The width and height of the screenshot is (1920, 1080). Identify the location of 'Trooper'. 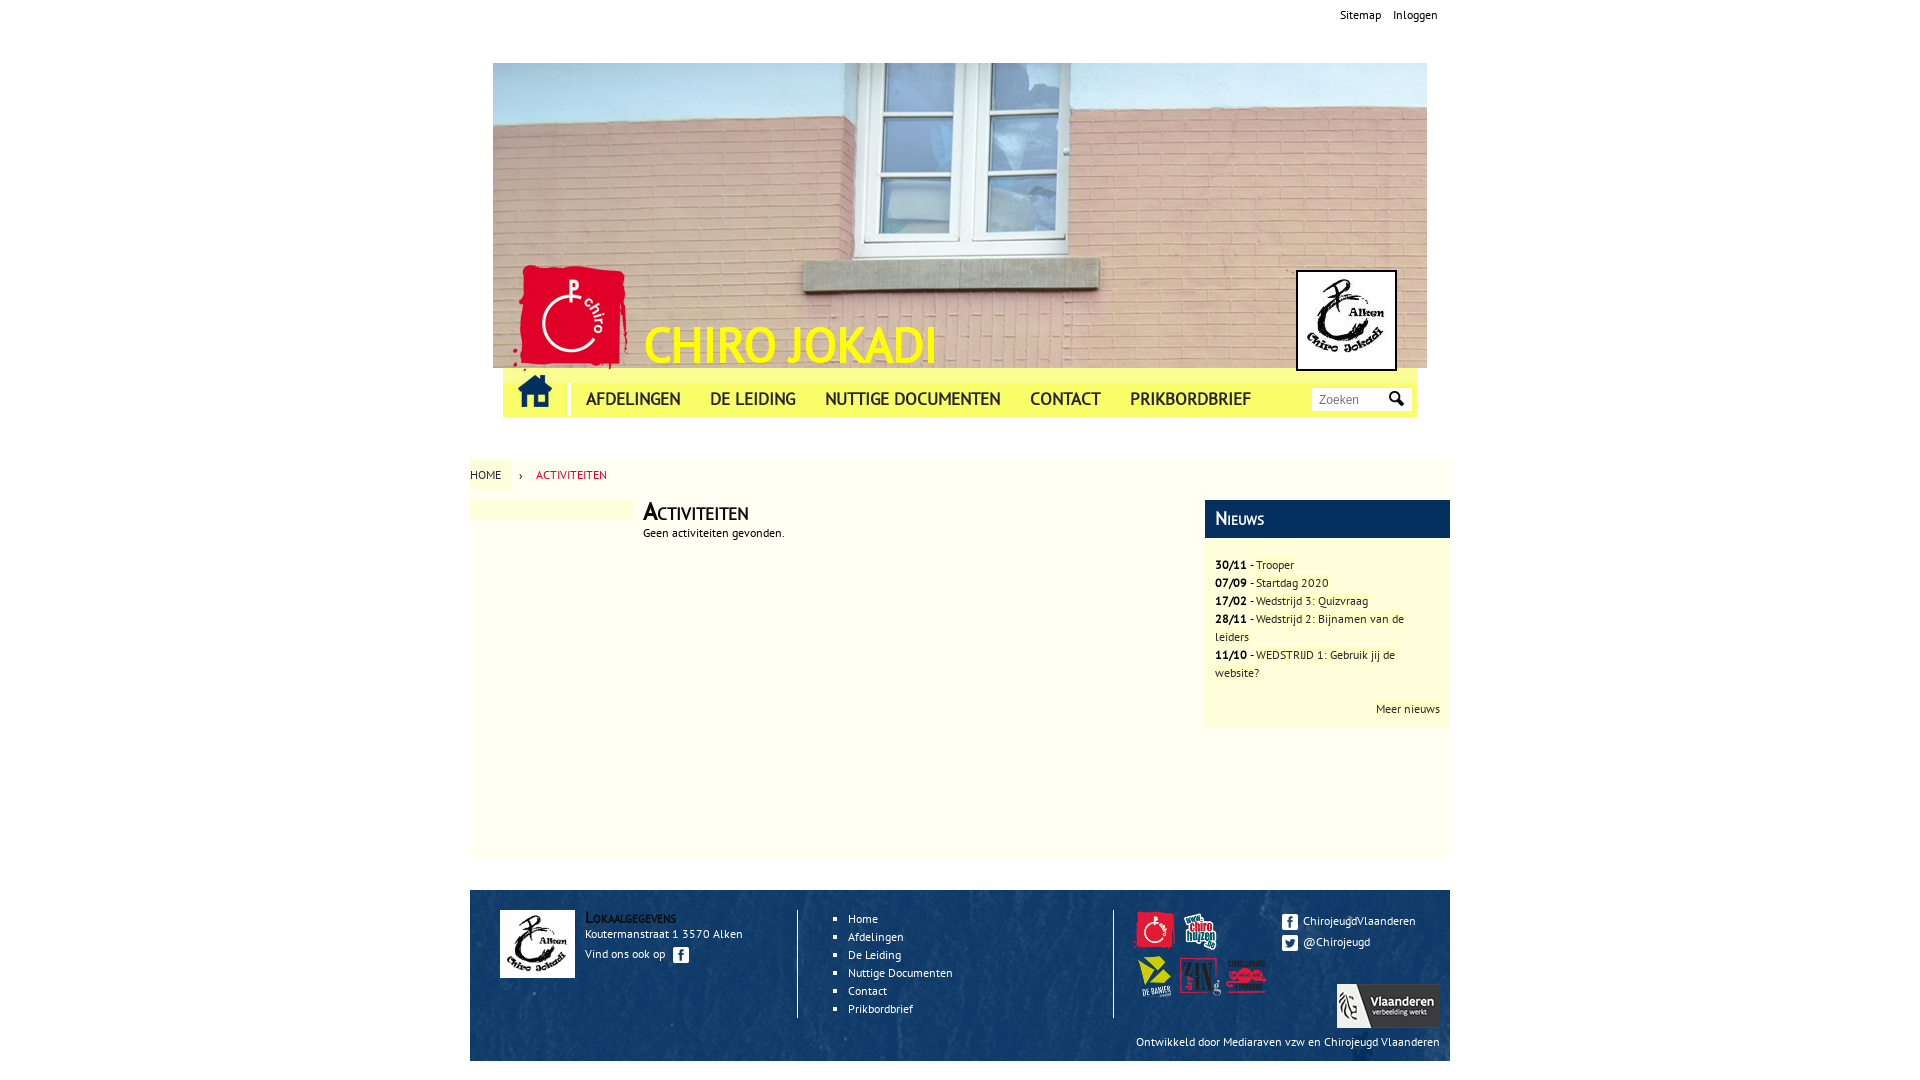
(1274, 564).